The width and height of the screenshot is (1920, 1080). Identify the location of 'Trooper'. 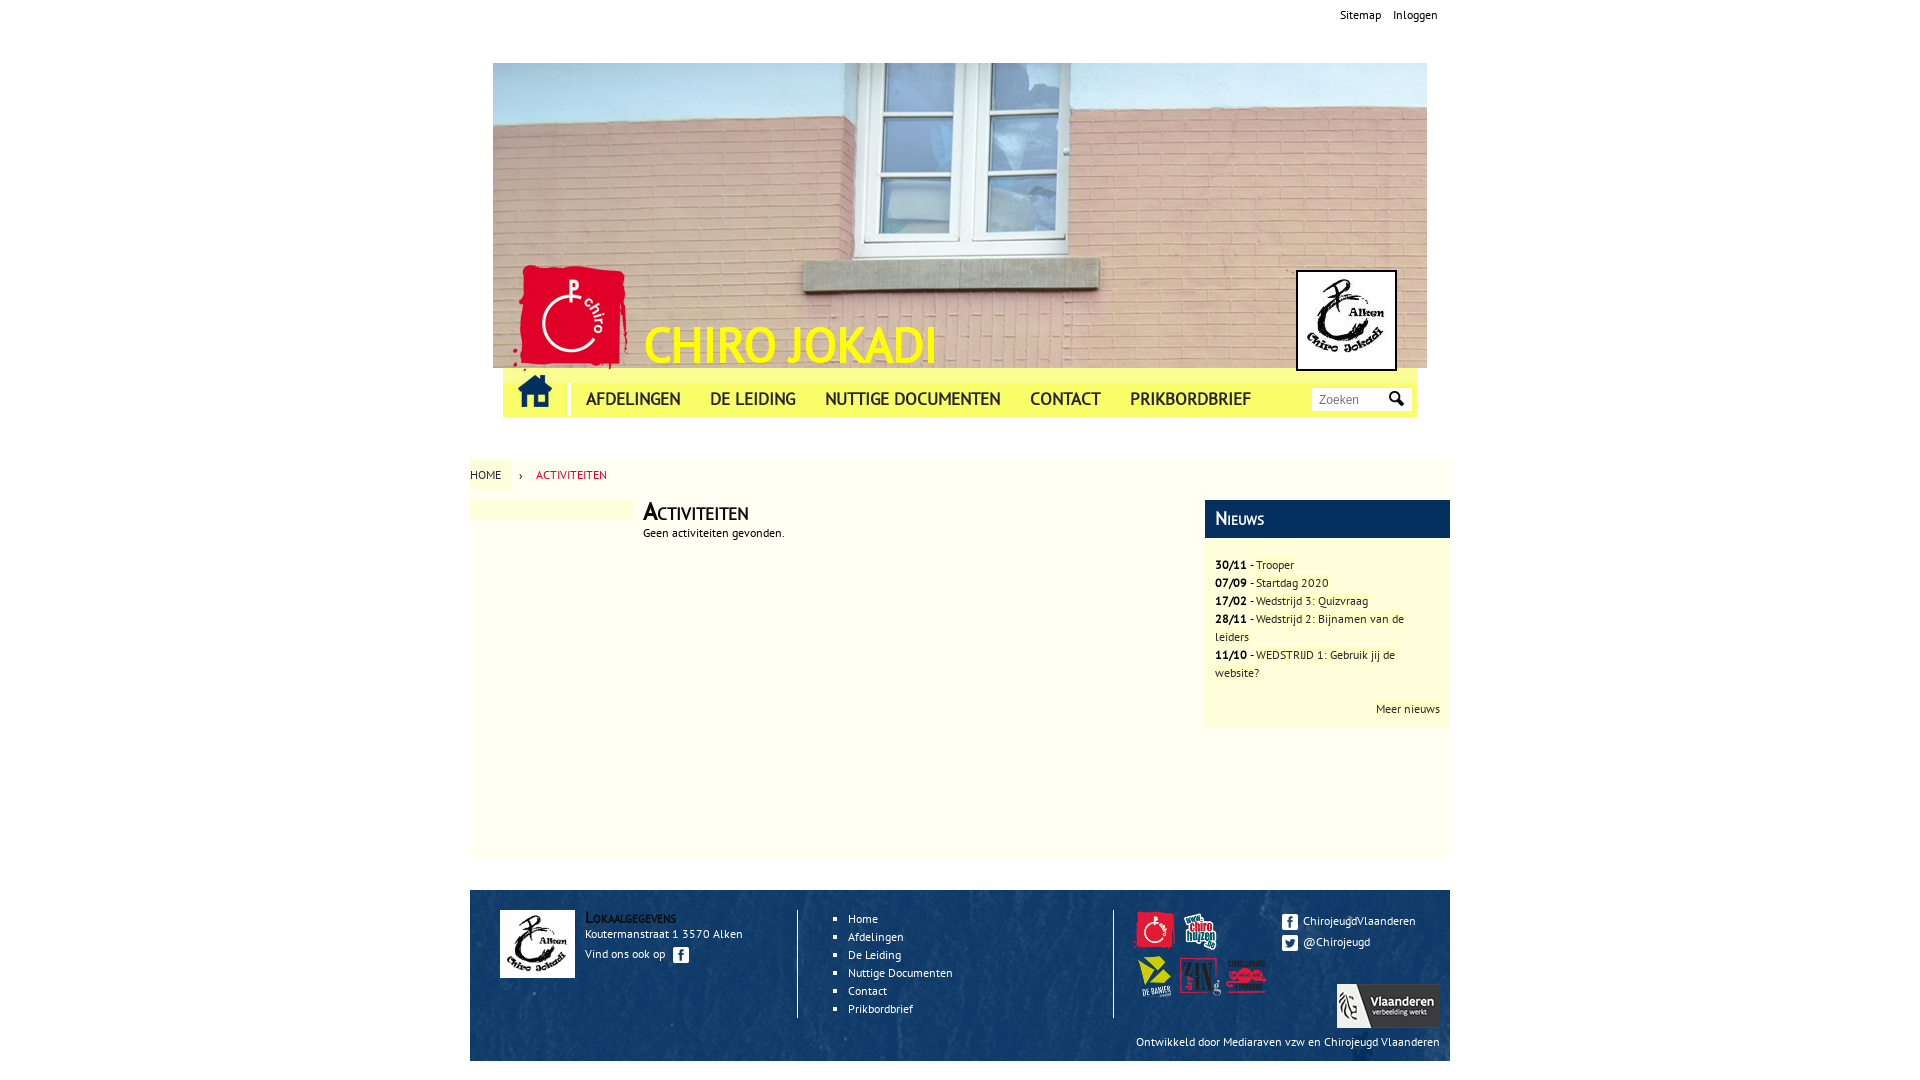
(1274, 564).